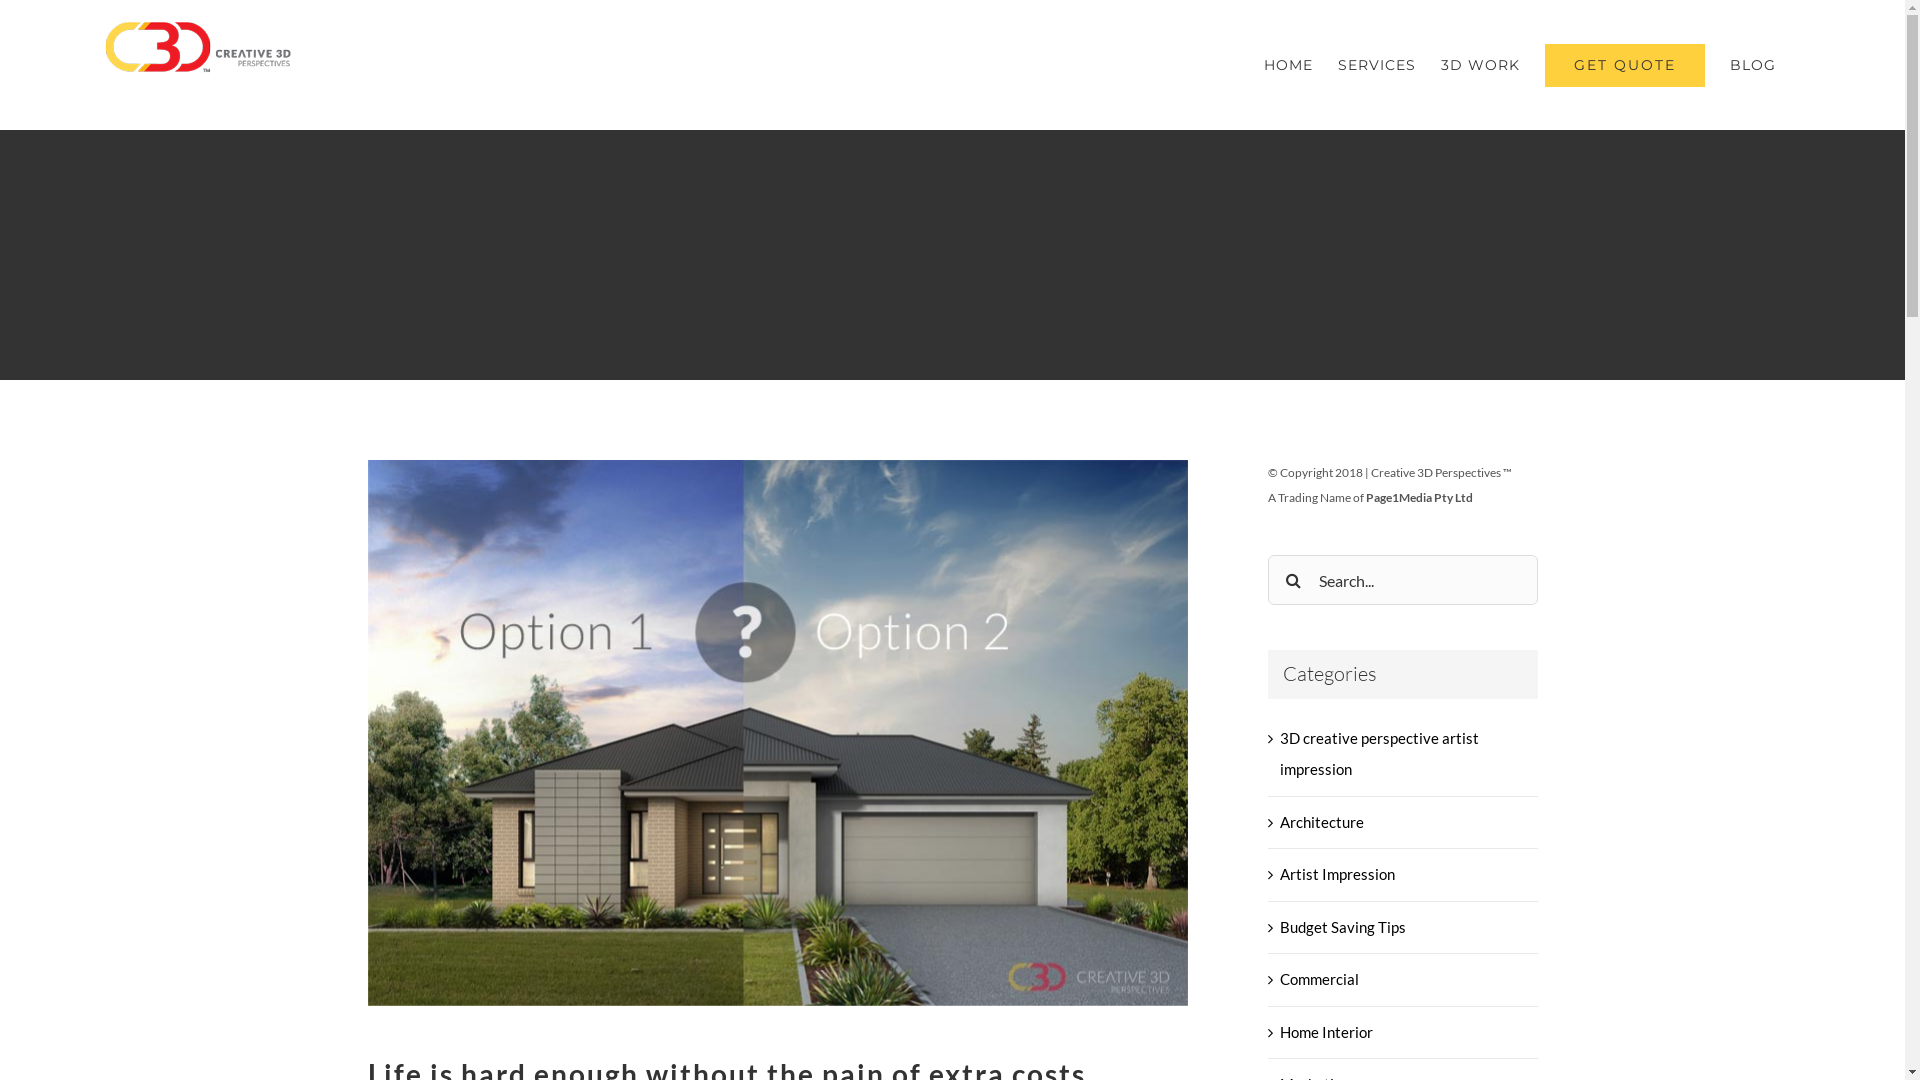  What do you see at coordinates (1402, 822) in the screenshot?
I see `'Architecture'` at bounding box center [1402, 822].